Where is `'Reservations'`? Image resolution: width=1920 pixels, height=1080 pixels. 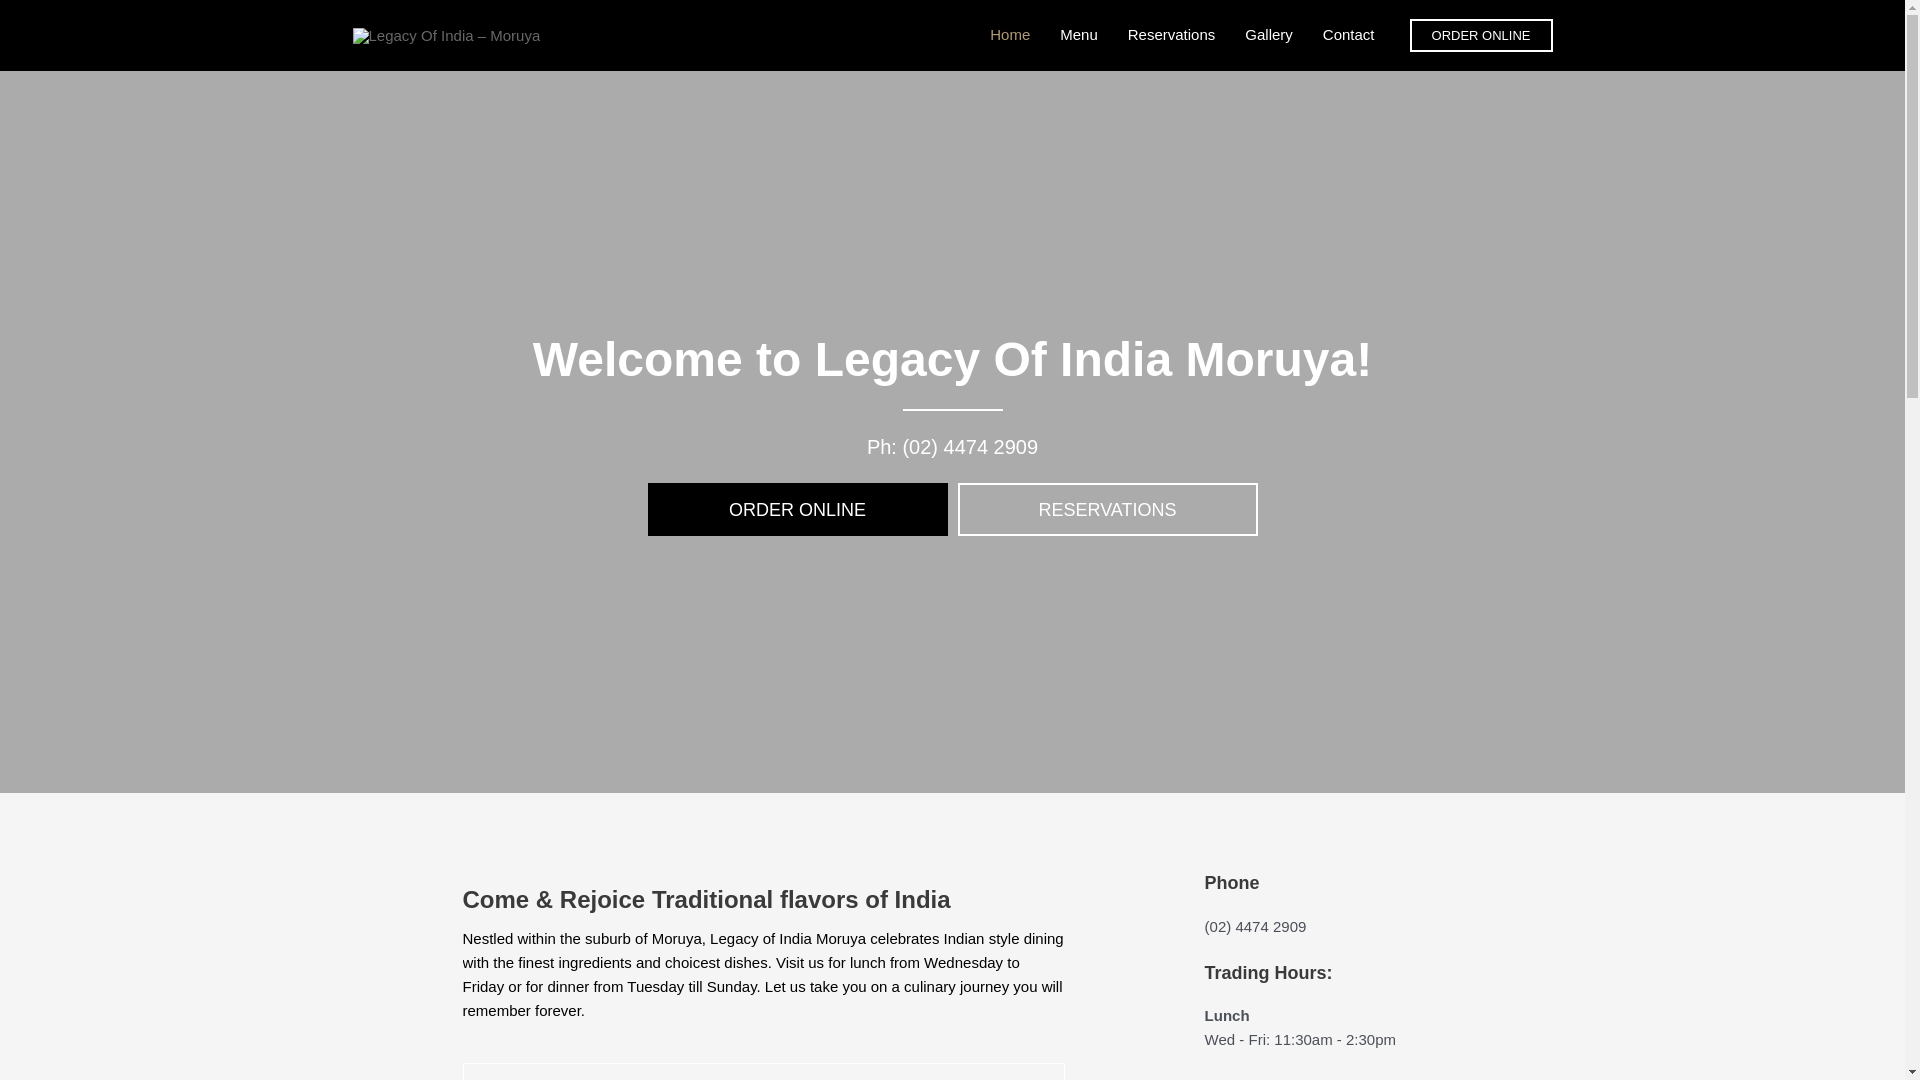 'Reservations' is located at coordinates (1171, 34).